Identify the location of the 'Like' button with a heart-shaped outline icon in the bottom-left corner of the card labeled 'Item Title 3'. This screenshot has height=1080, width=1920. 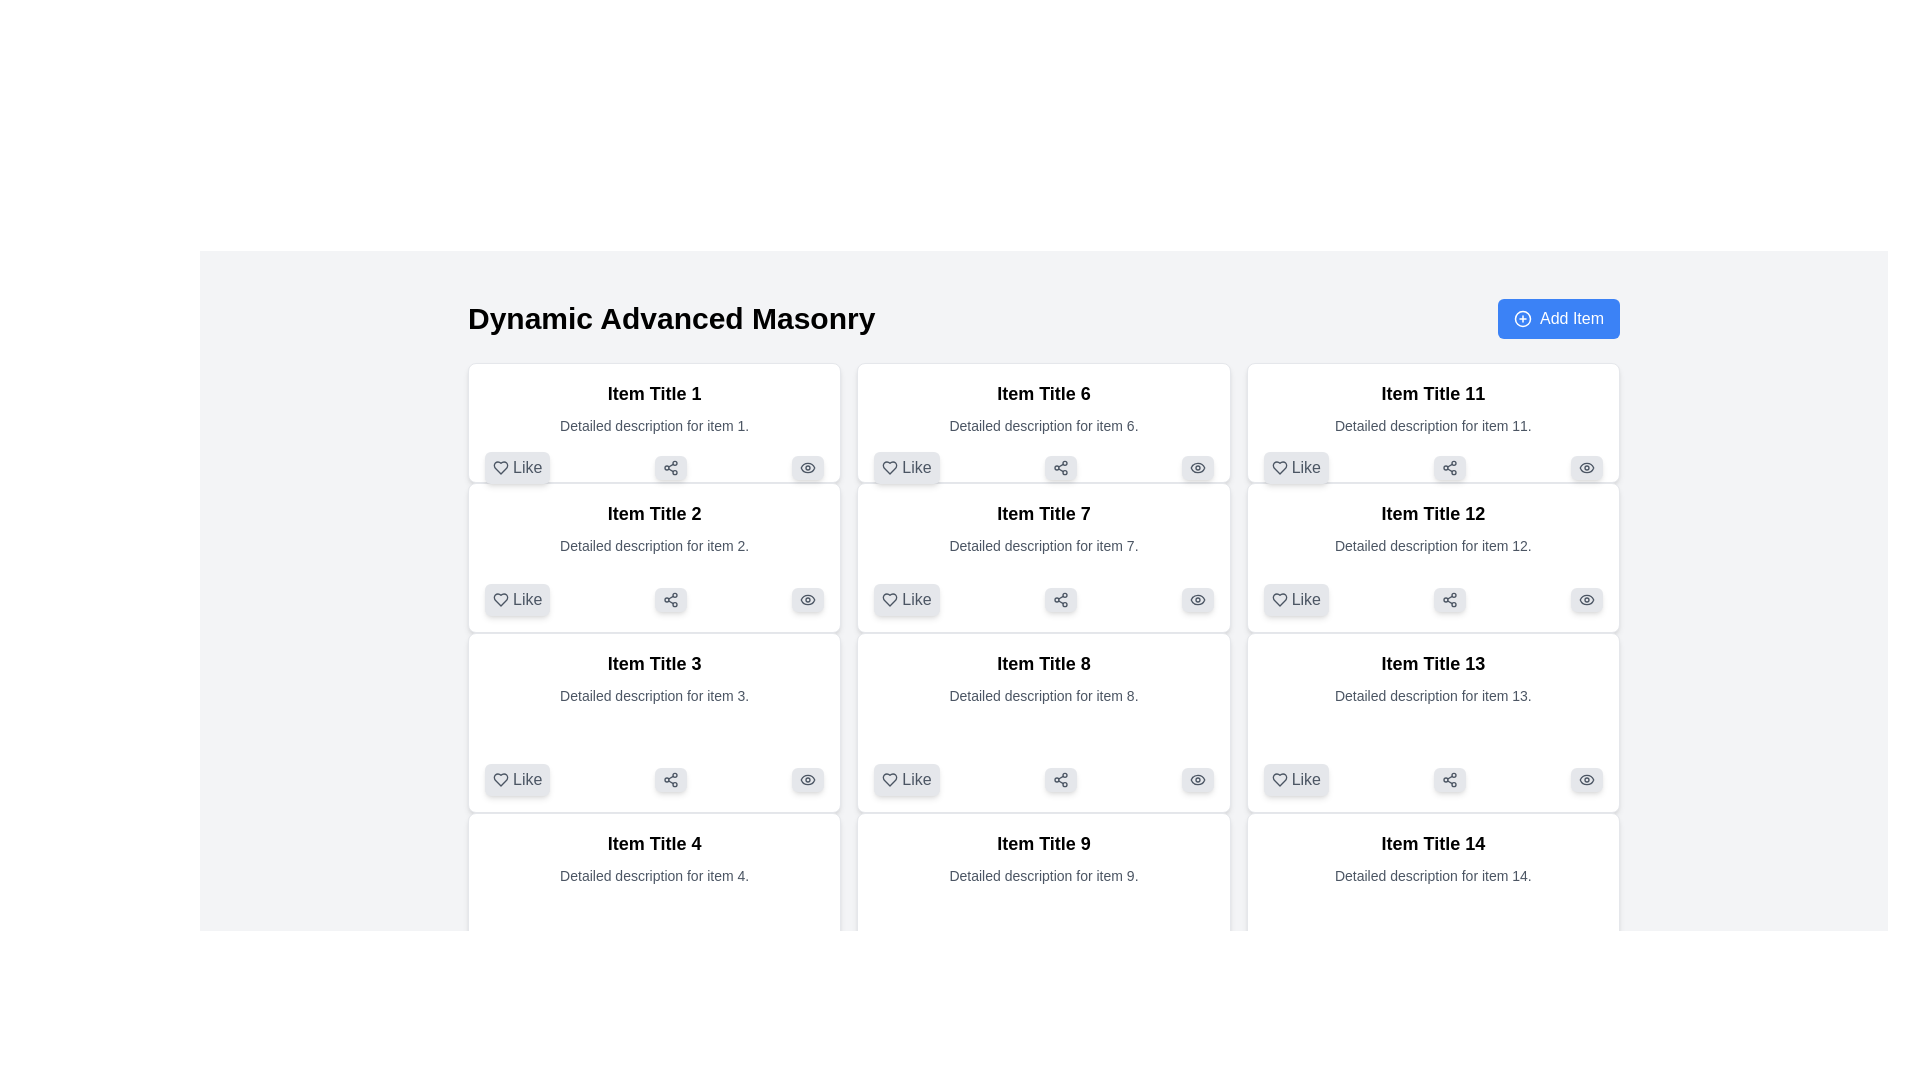
(517, 778).